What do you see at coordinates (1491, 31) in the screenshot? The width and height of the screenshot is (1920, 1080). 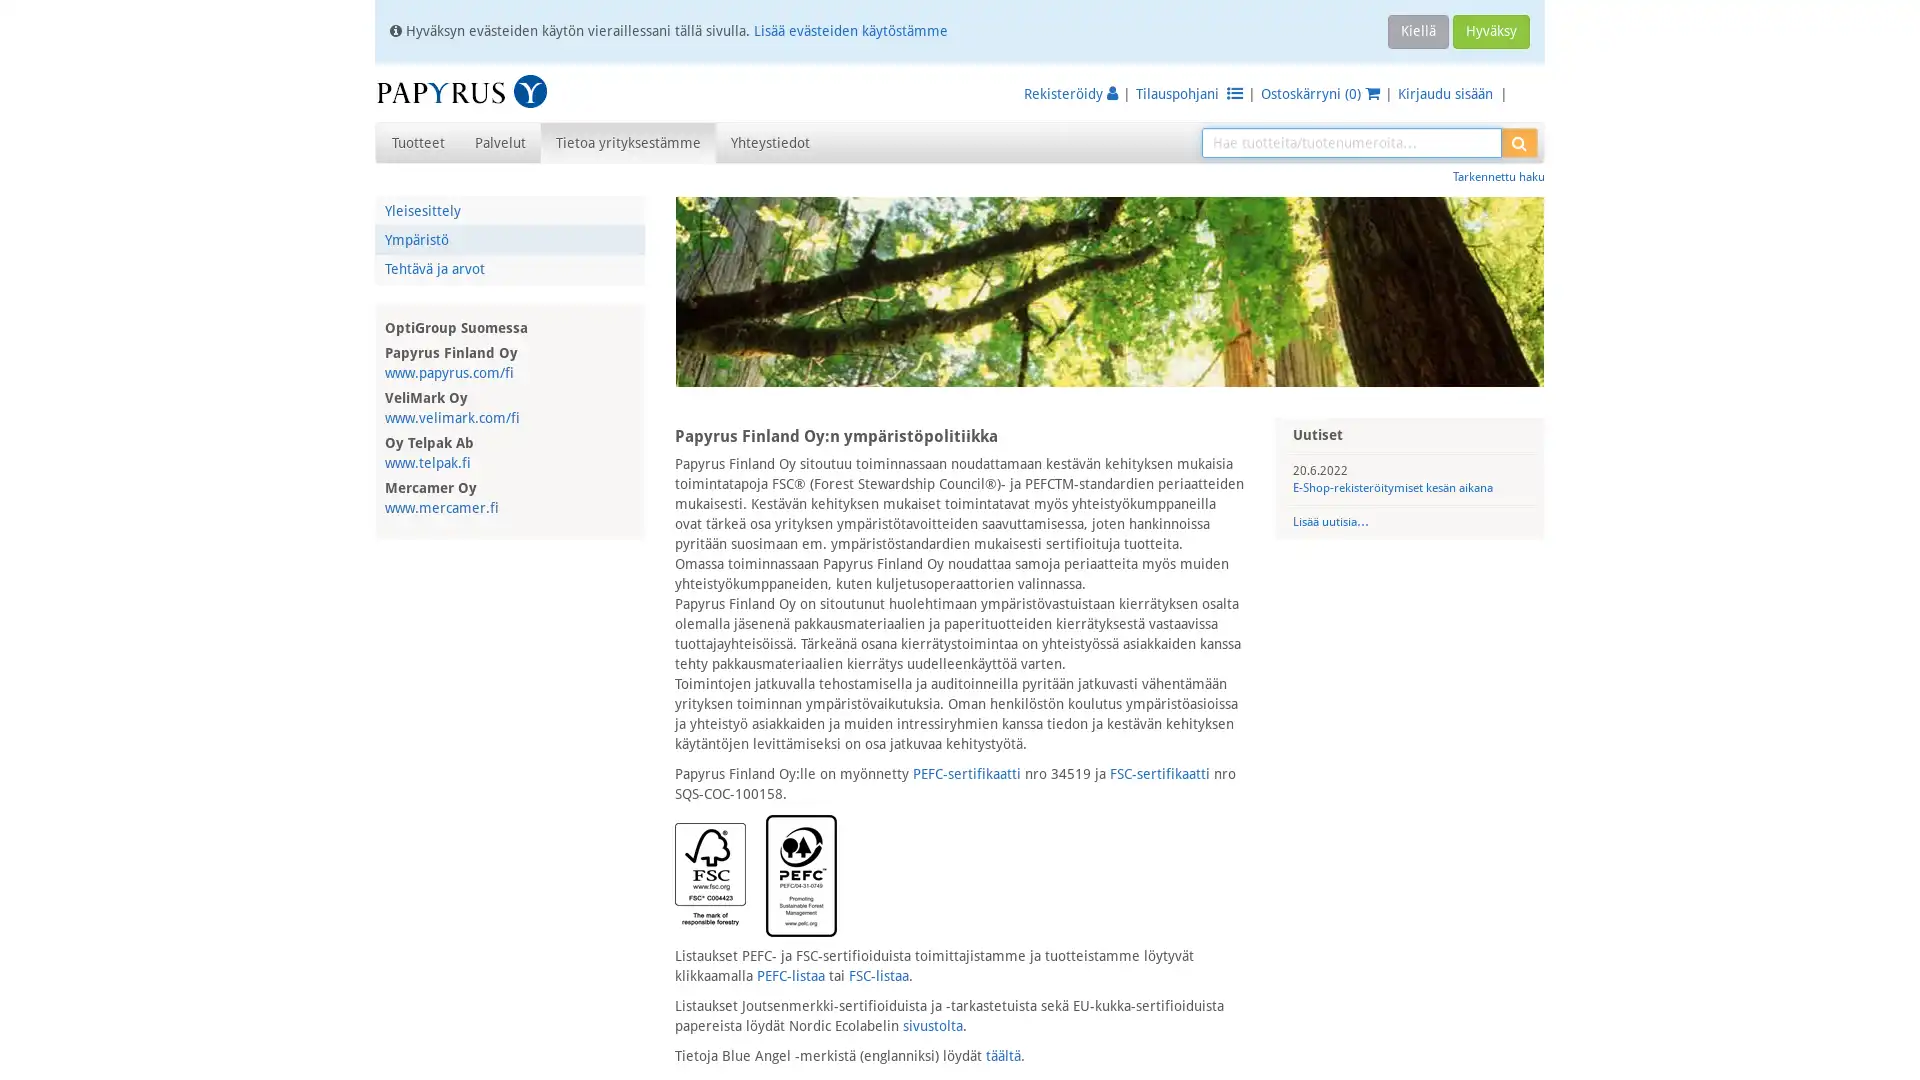 I see `Hyvaksy` at bounding box center [1491, 31].